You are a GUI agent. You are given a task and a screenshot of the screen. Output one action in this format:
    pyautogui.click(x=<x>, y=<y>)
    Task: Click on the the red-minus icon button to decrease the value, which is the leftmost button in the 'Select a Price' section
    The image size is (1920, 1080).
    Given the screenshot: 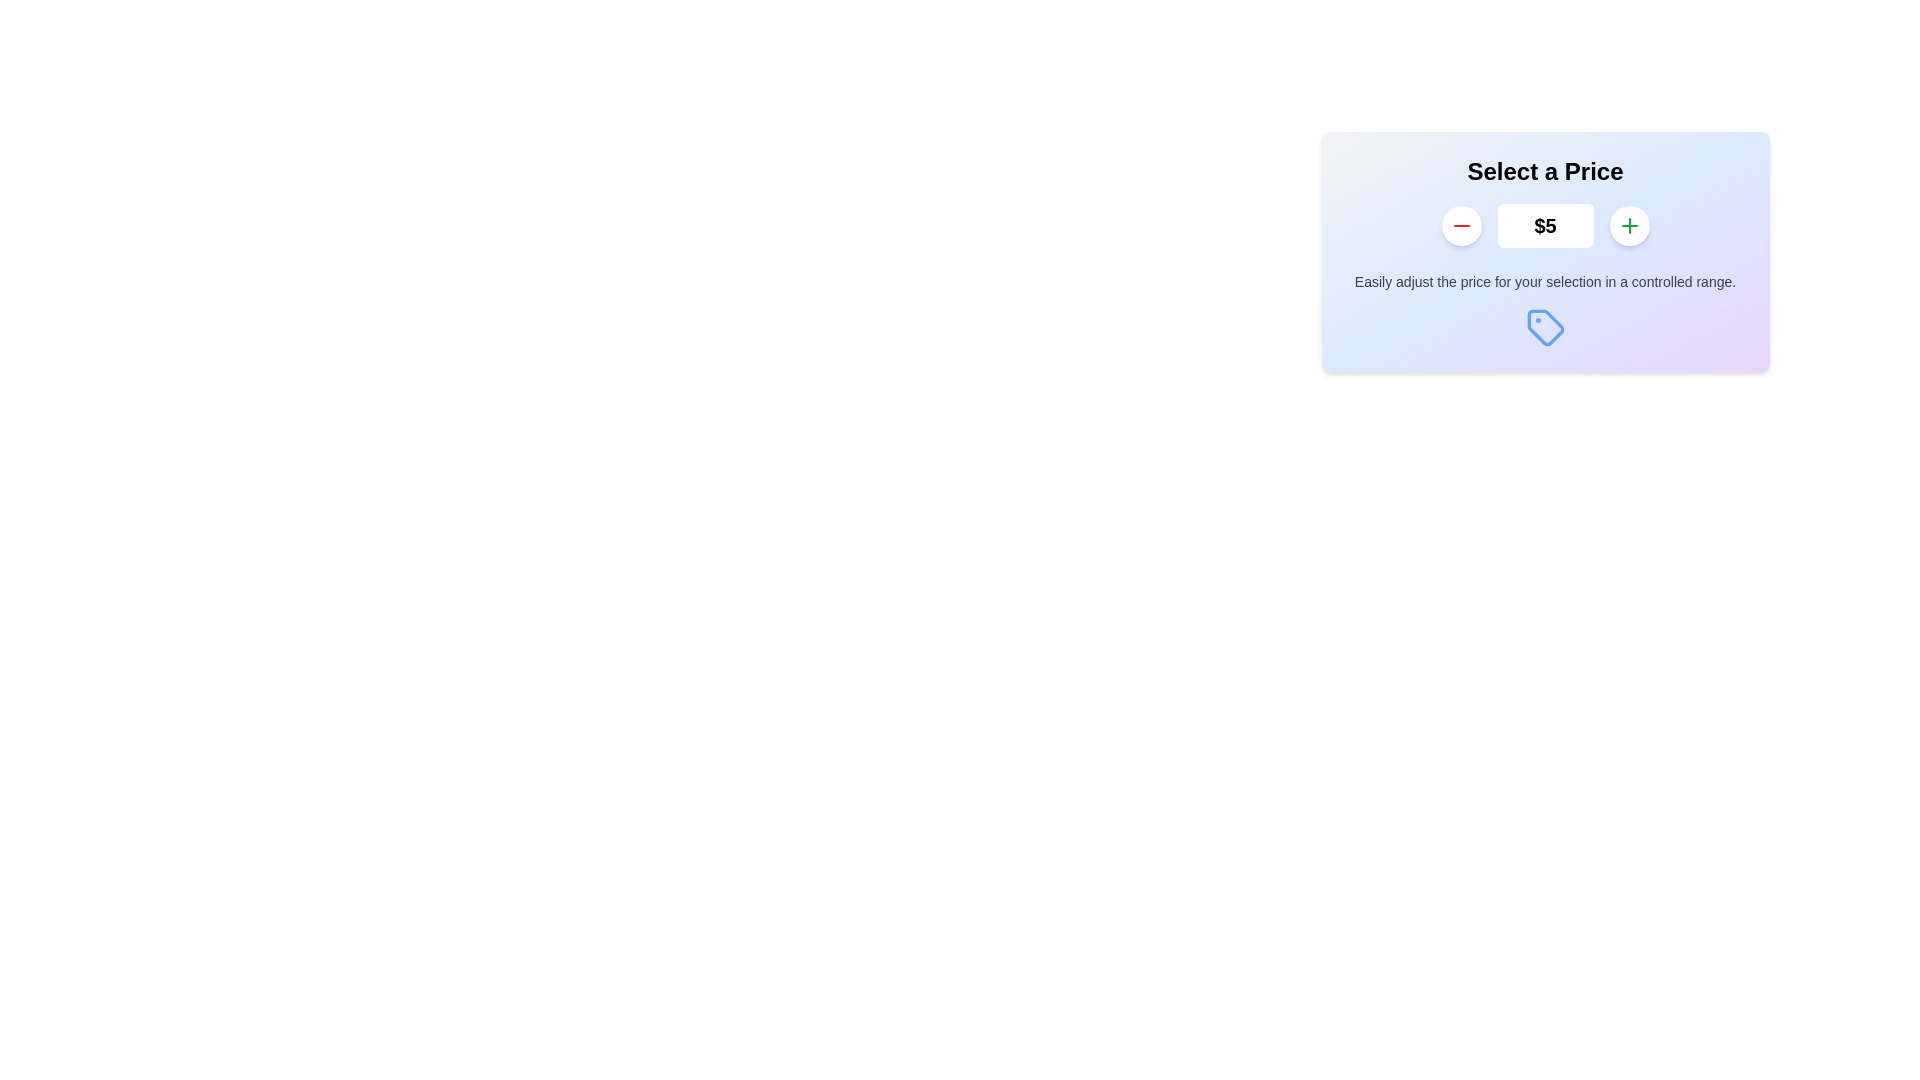 What is the action you would take?
    pyautogui.click(x=1461, y=225)
    